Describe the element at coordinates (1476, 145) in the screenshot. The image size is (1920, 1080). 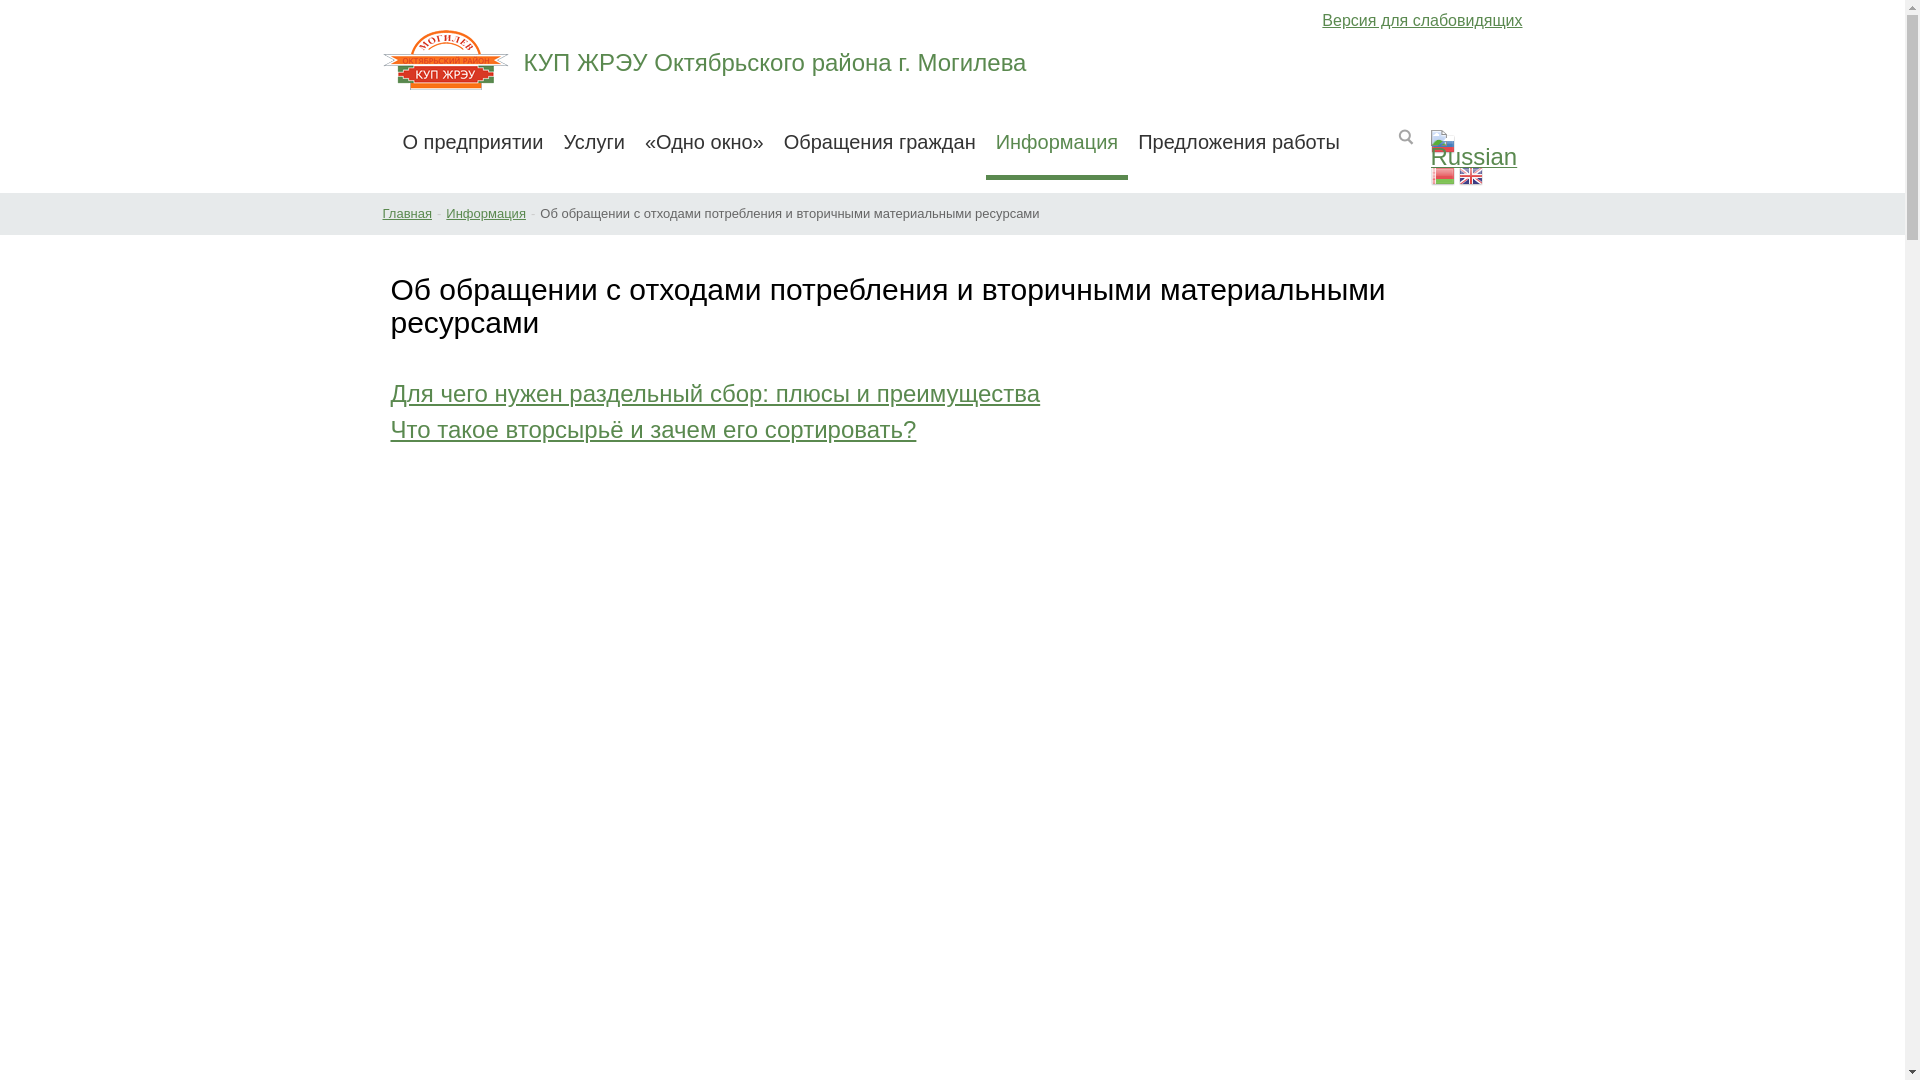
I see `'Russian'` at that location.